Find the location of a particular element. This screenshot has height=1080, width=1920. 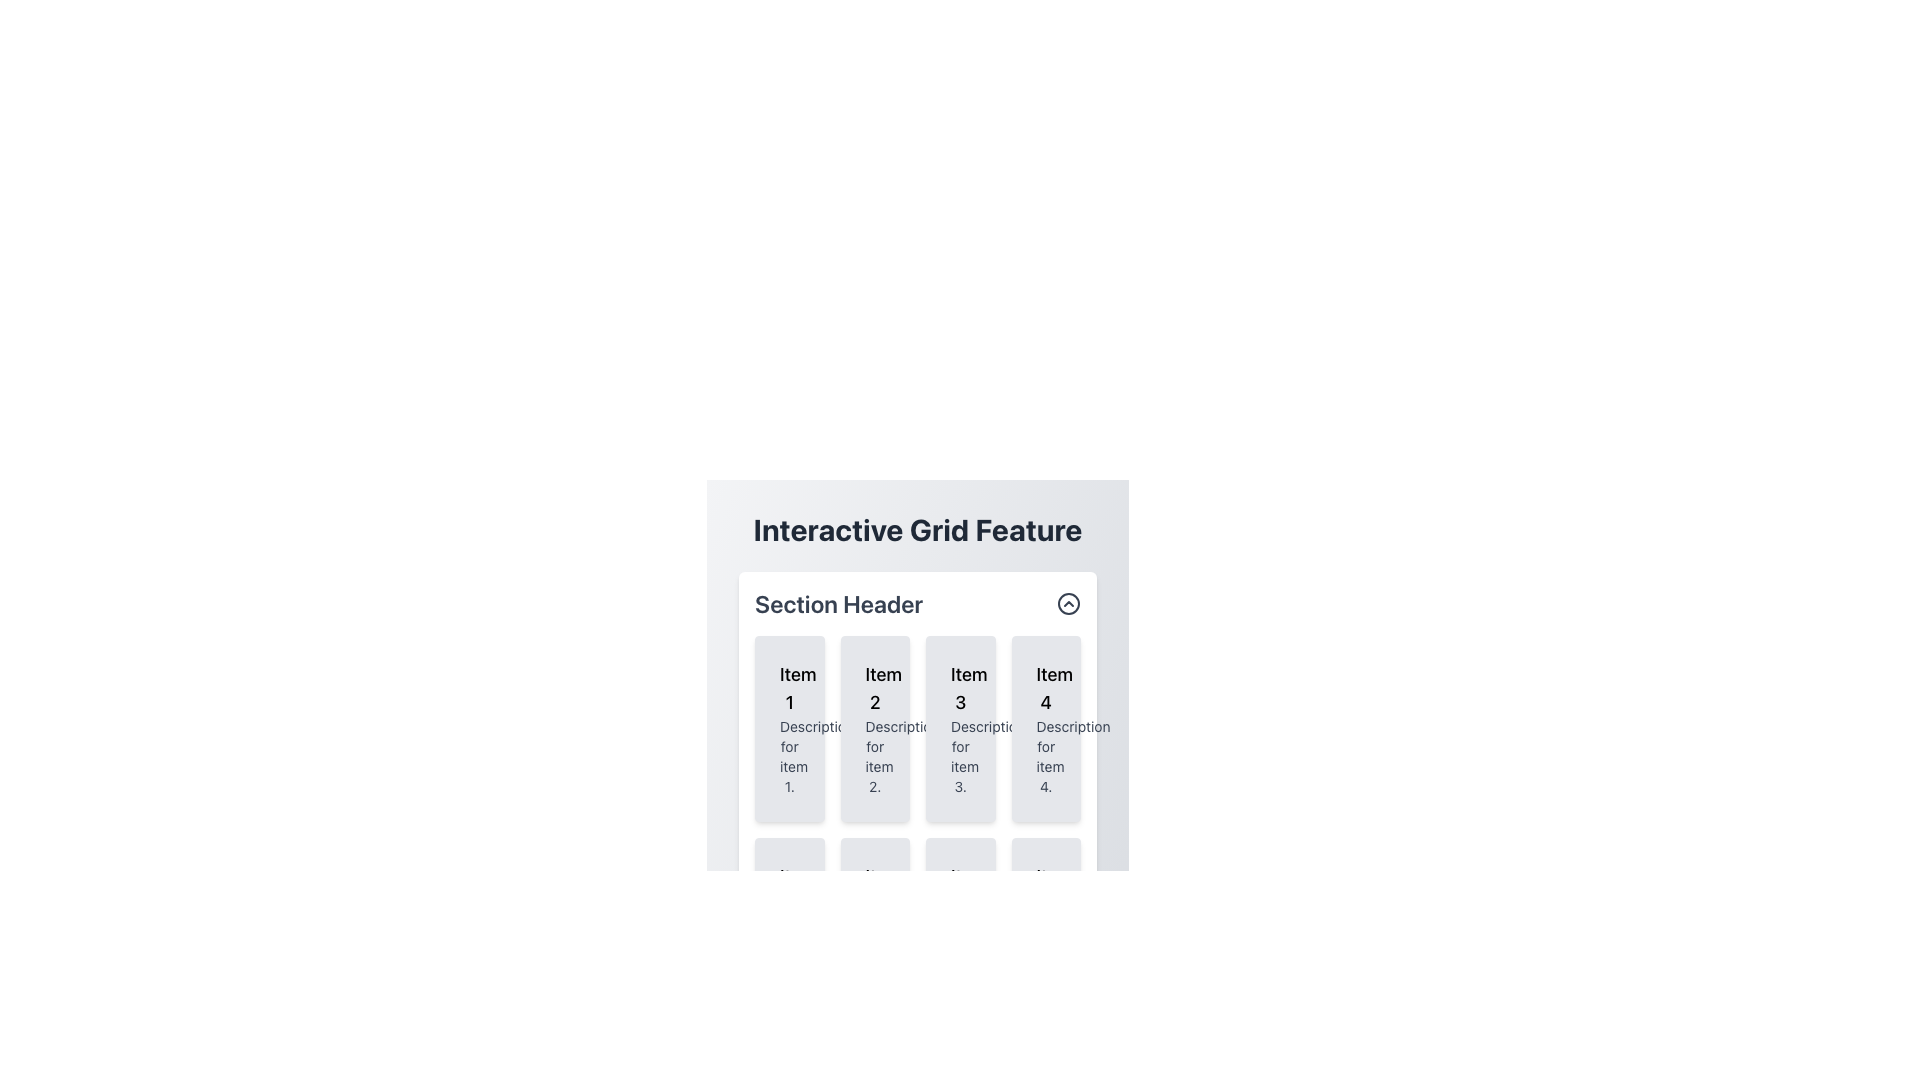

the text label or heading at the top of the first card in the grid, which indicates the name or type of the content represented by the card is located at coordinates (788, 688).